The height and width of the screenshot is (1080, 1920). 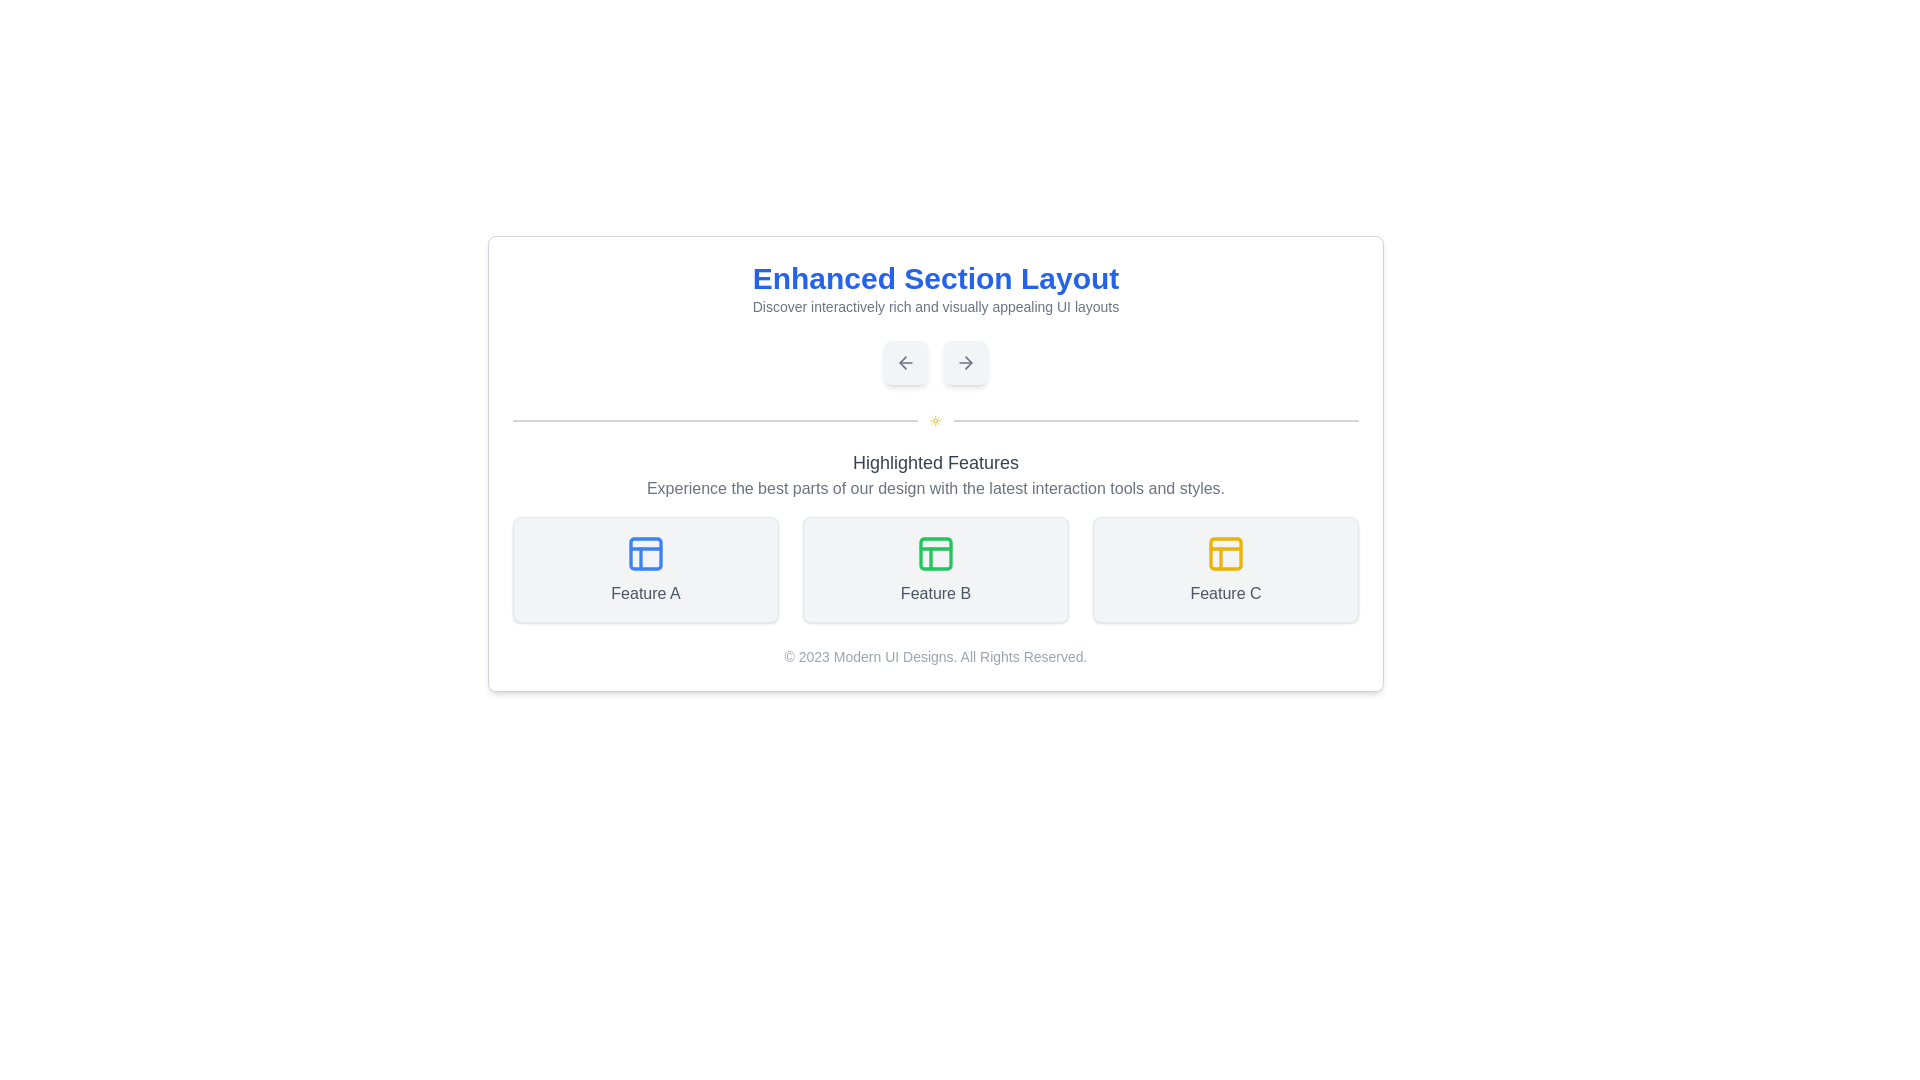 I want to click on the decorative divider with an icon located beneath the 'Enhanced Section Layout' header and above the 'Highlighted Features' section, so click(x=935, y=419).